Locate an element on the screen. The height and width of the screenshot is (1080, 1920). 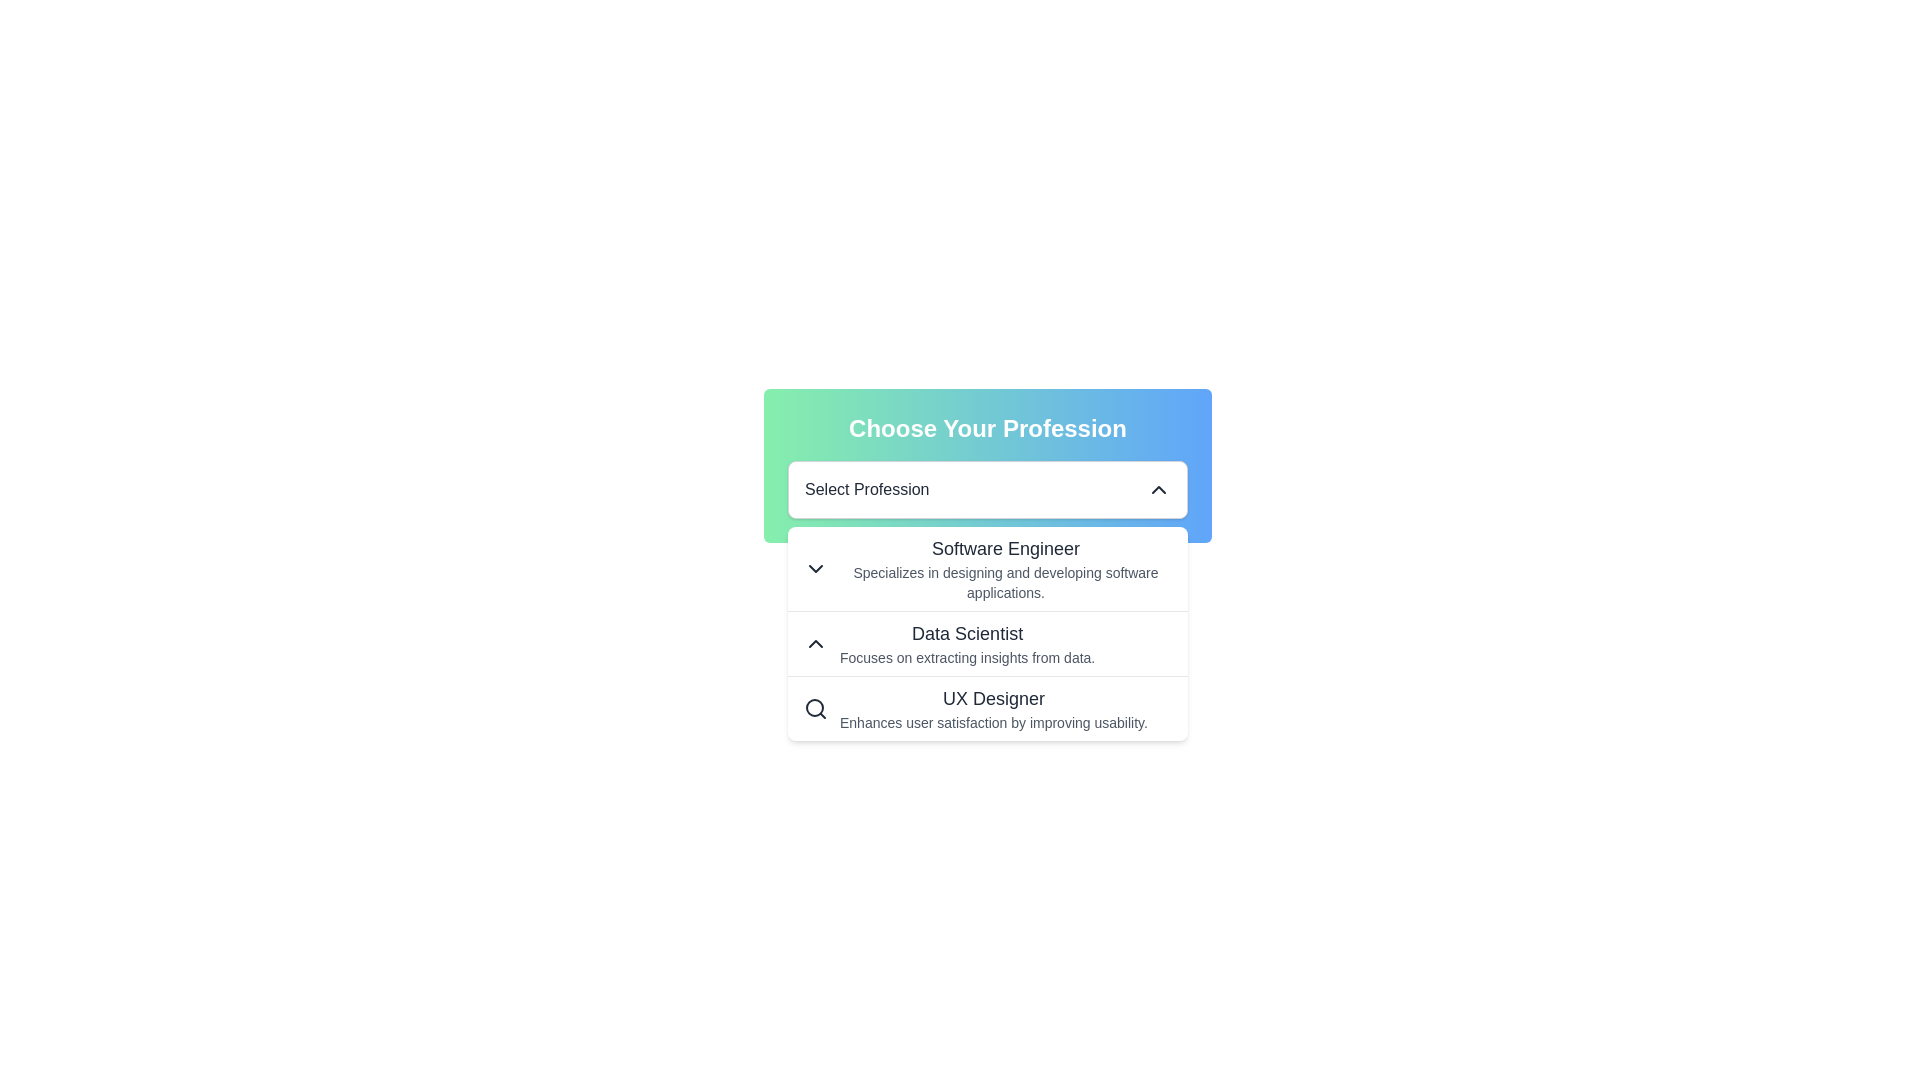
the 'Data Scientist' text label is located at coordinates (966, 633).